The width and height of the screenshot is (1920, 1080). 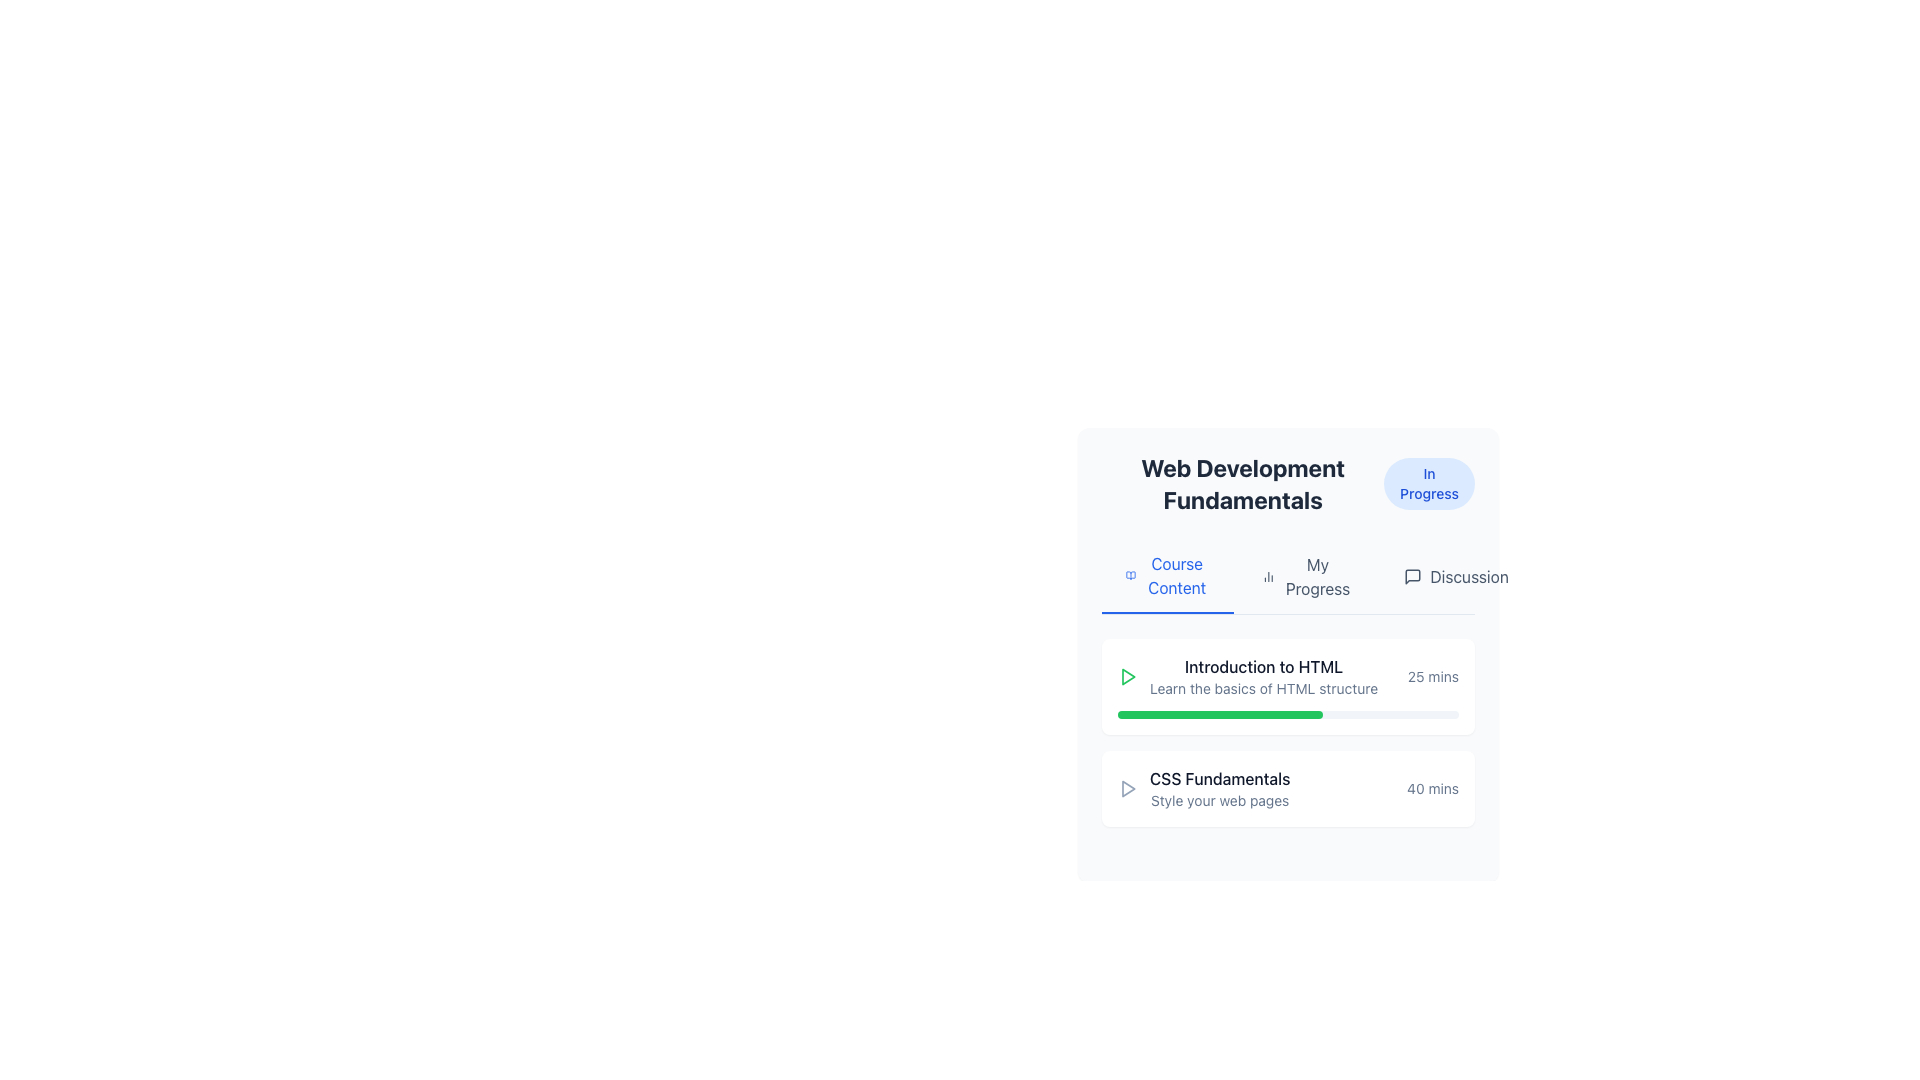 I want to click on the read-only text label providing additional information about the 'CSS Fundamentals' topic, located below the title in the card-like UI layout, so click(x=1219, y=800).